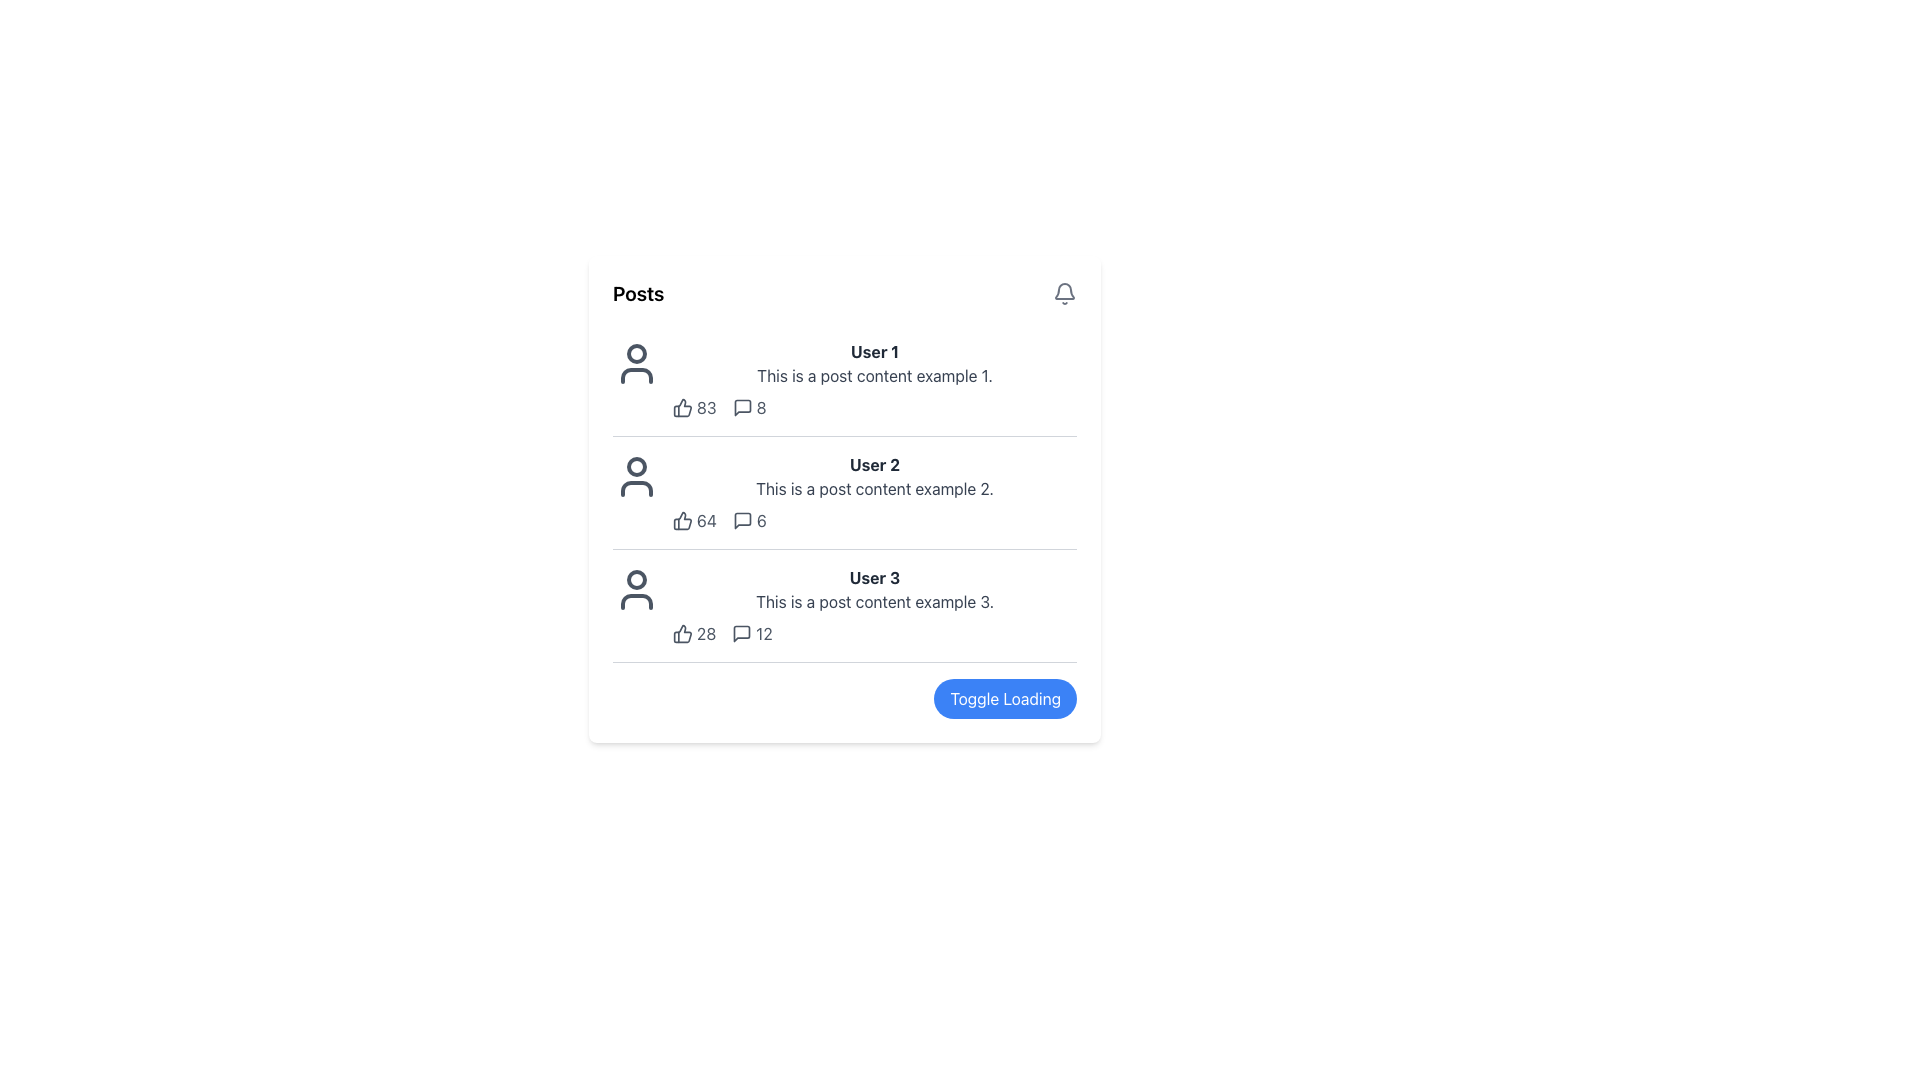  Describe the element at coordinates (874, 493) in the screenshot. I see `the second post` at that location.